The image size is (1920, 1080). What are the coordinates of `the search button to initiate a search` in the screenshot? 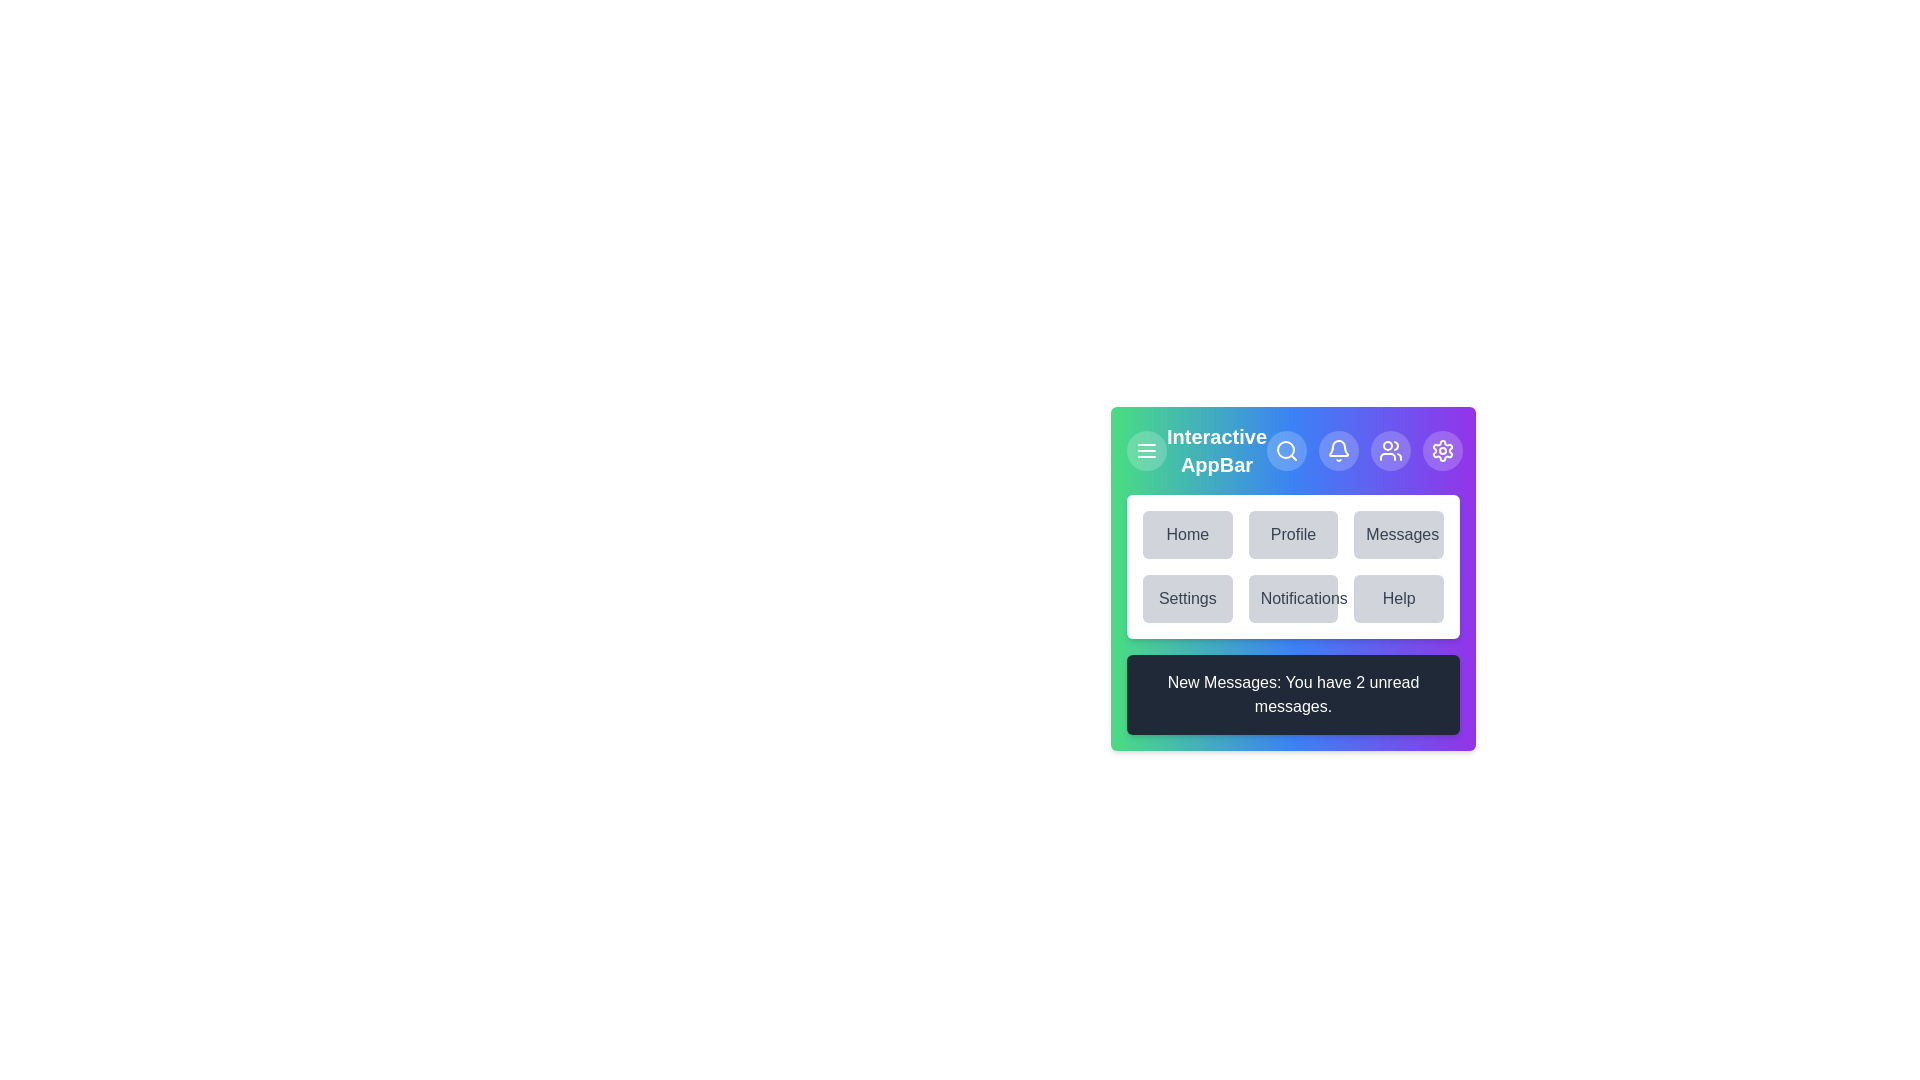 It's located at (1286, 451).